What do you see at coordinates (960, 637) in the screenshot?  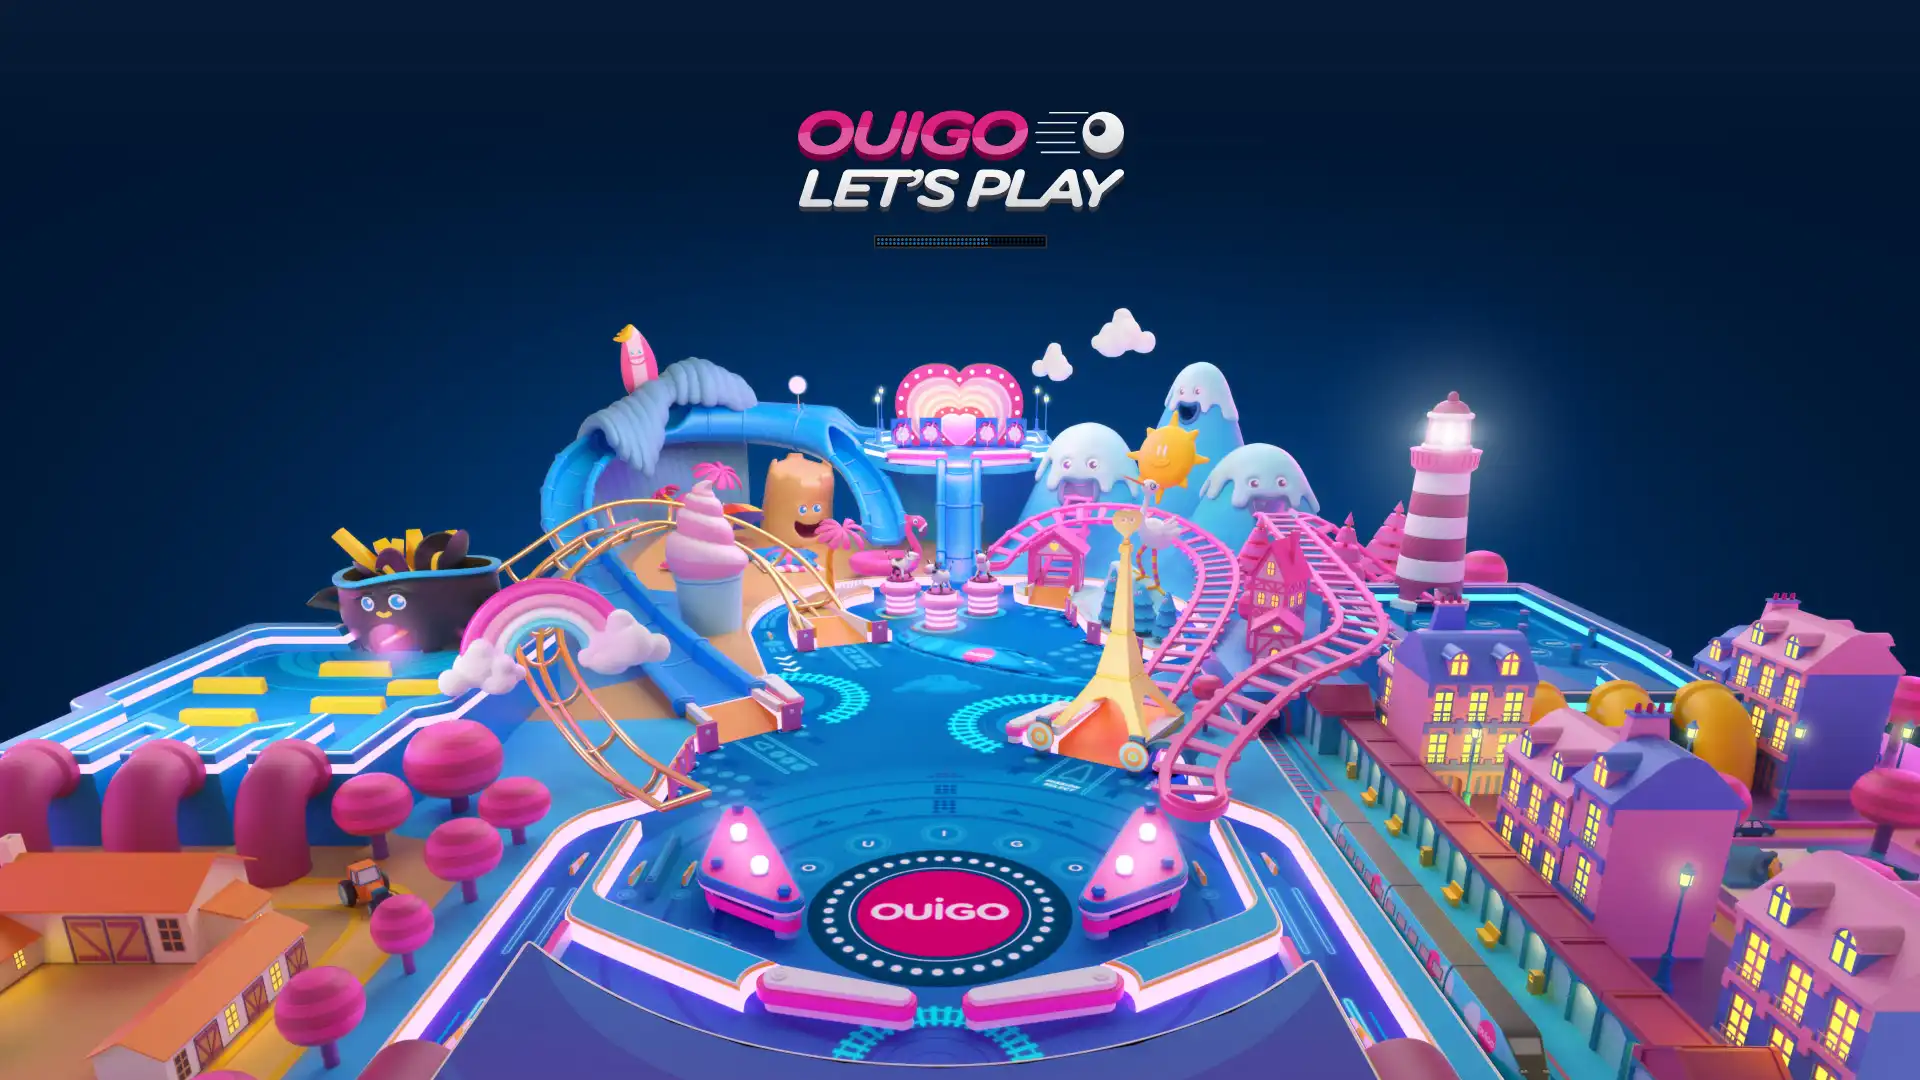 I see `GO` at bounding box center [960, 637].